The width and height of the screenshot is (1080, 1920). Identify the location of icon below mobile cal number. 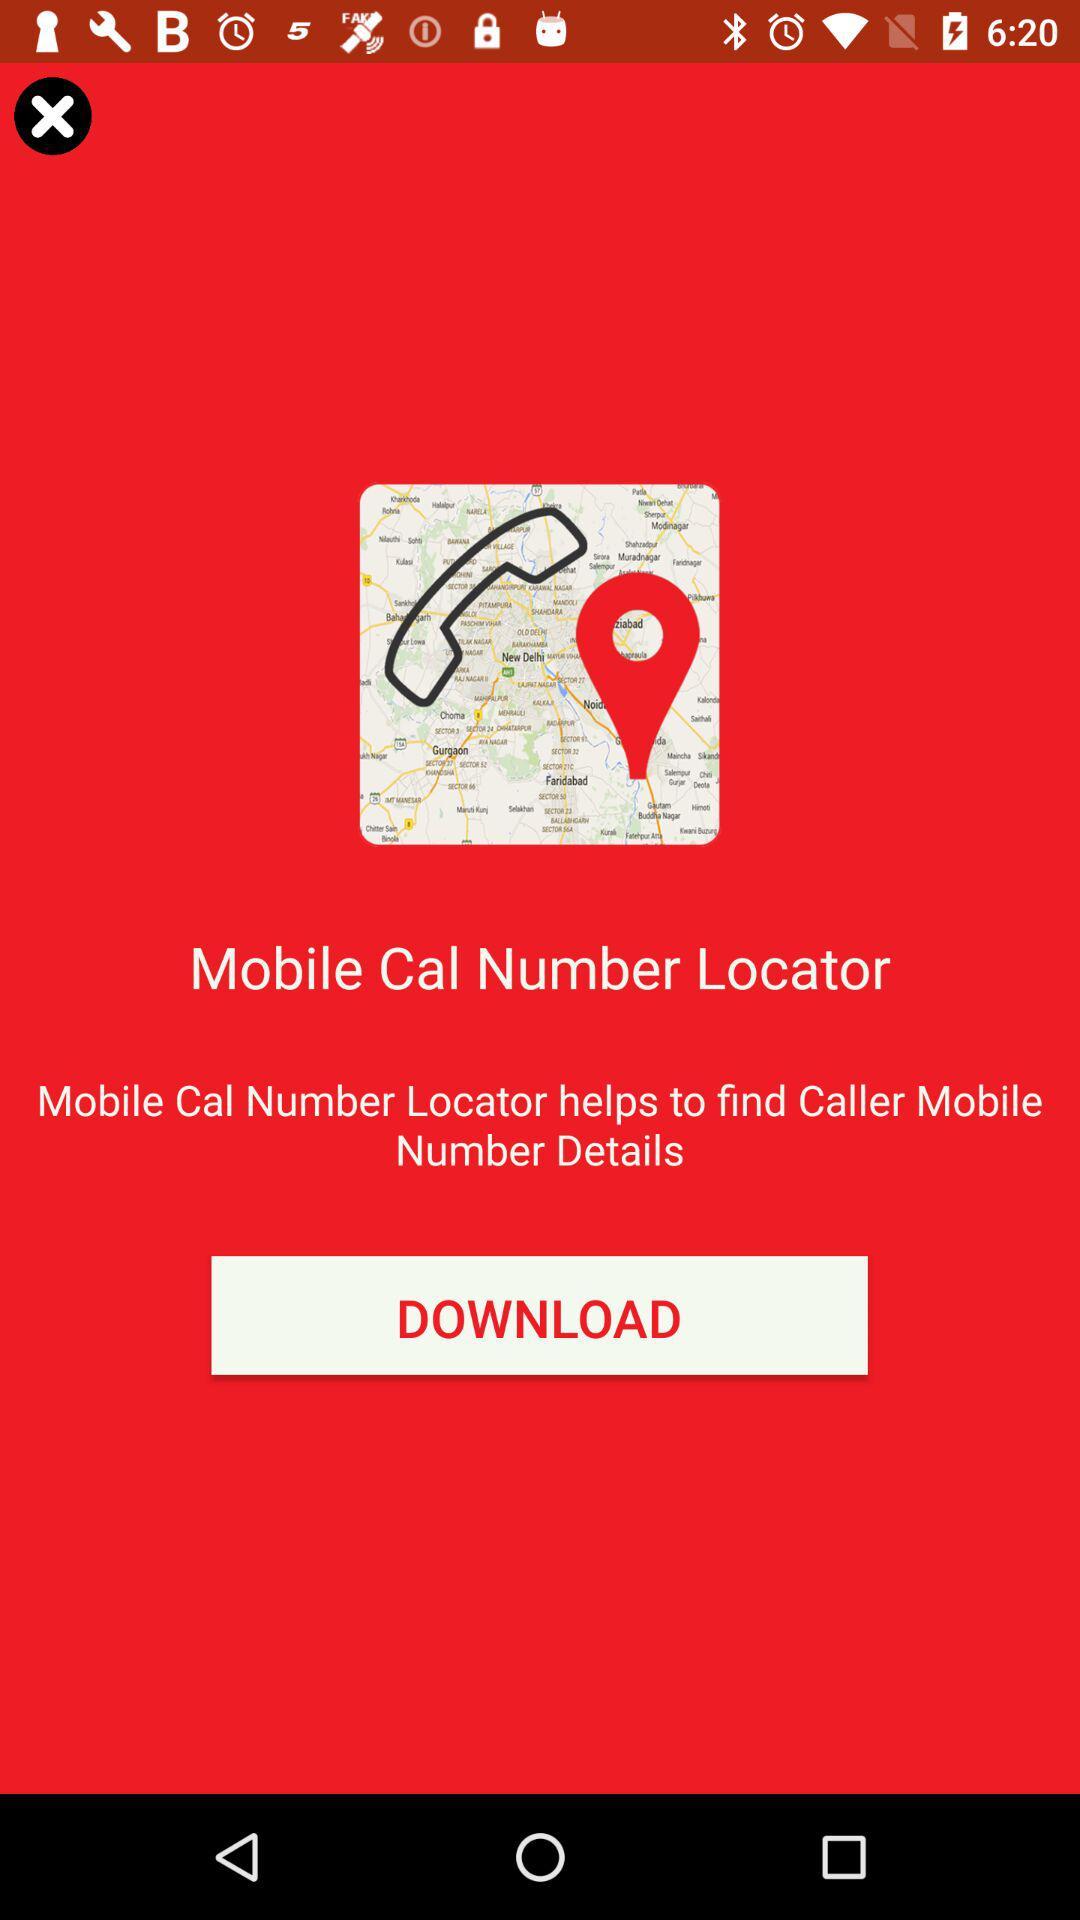
(538, 1315).